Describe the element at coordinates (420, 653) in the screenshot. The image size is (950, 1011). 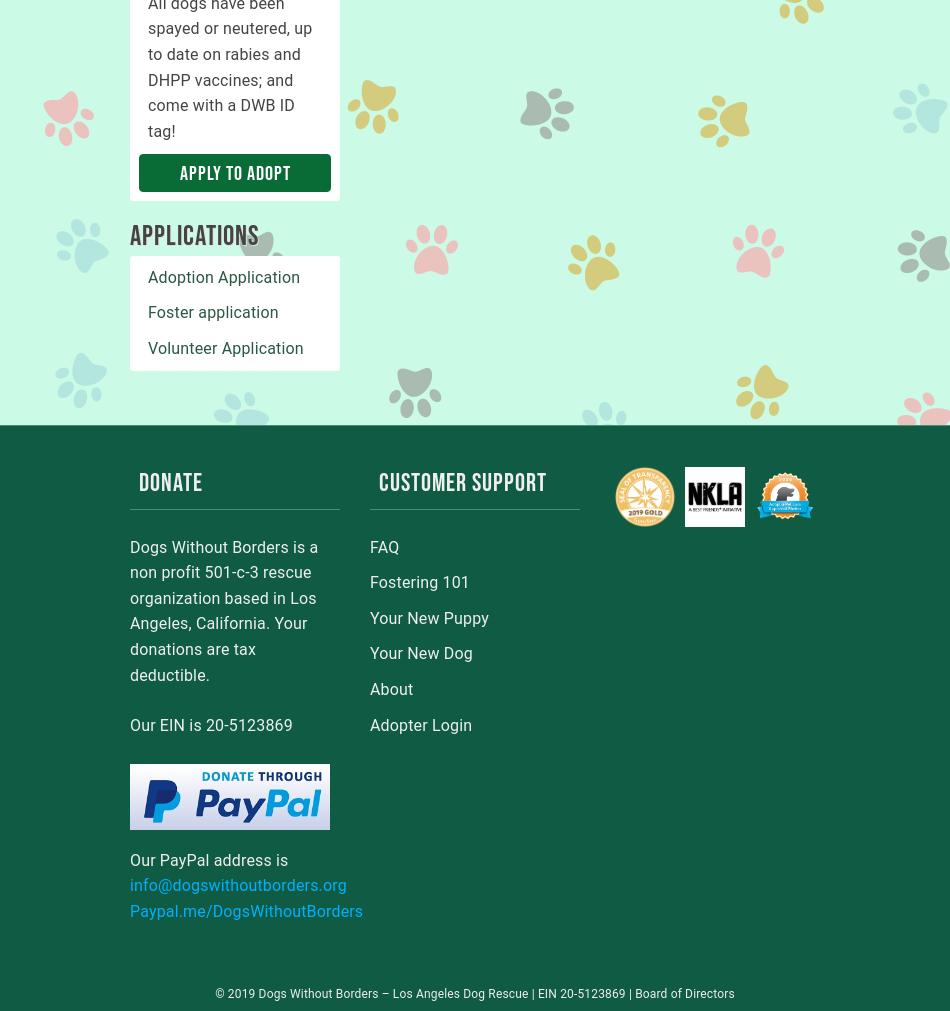
I see `'Your New Dog'` at that location.